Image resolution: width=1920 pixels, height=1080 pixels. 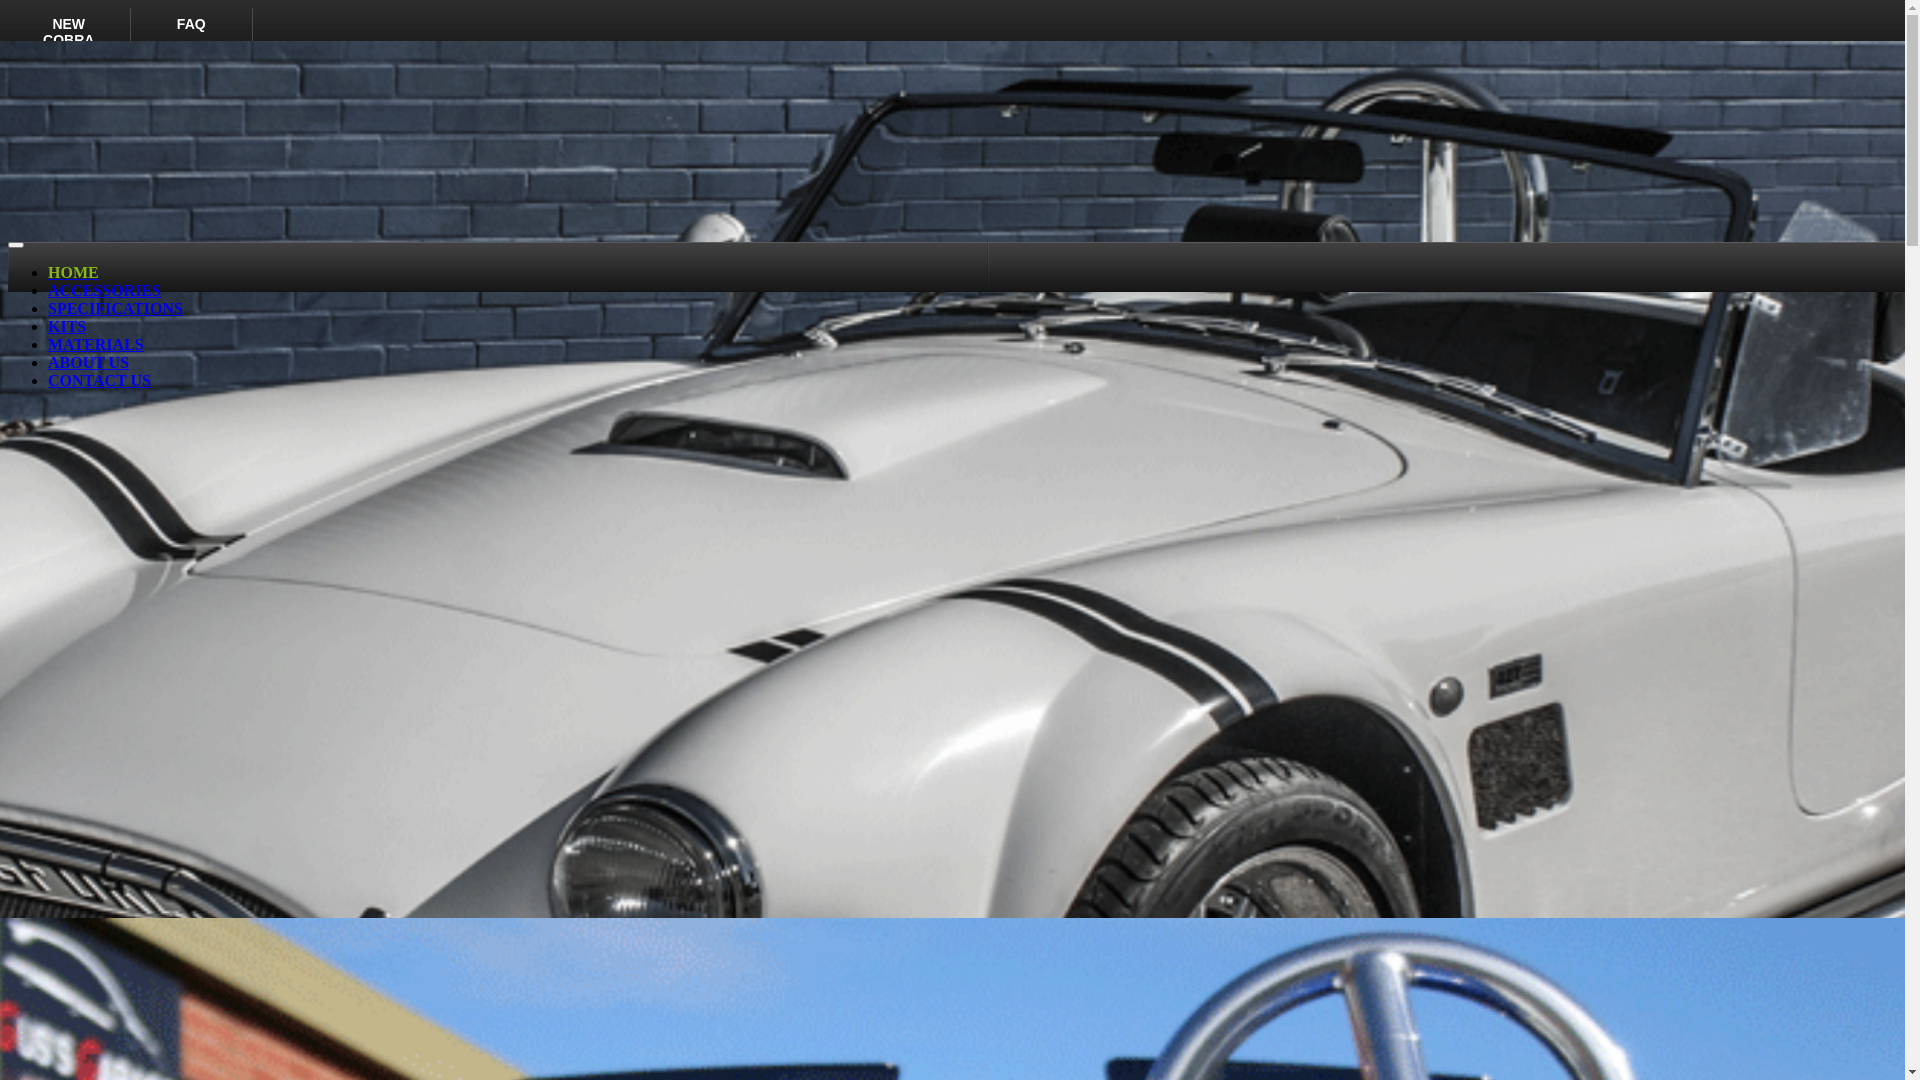 What do you see at coordinates (87, 362) in the screenshot?
I see `'ABOUT US'` at bounding box center [87, 362].